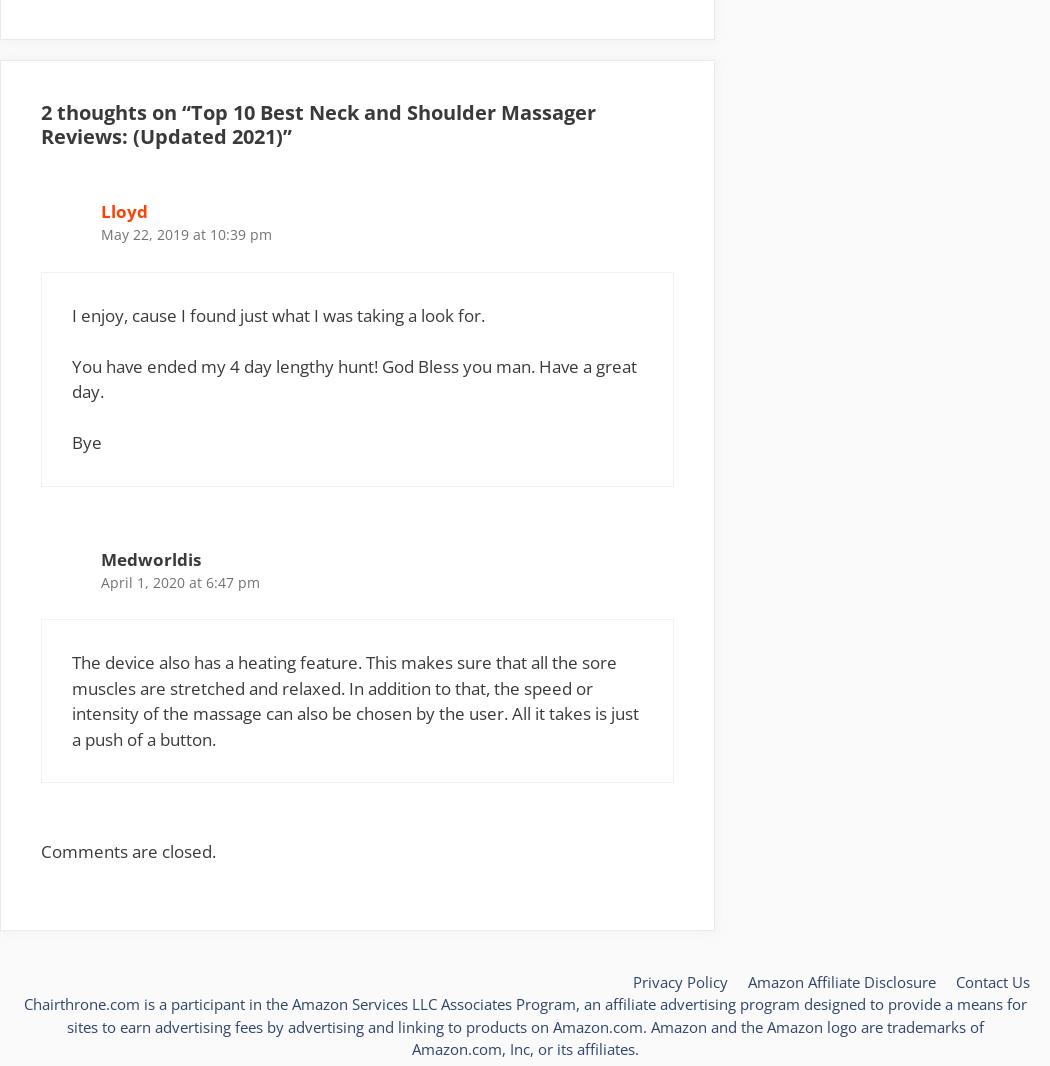 Image resolution: width=1050 pixels, height=1066 pixels. Describe the element at coordinates (353, 378) in the screenshot. I see `'You have ended my 4 day lengthy hunt! God Bless you man. Have a great day.'` at that location.